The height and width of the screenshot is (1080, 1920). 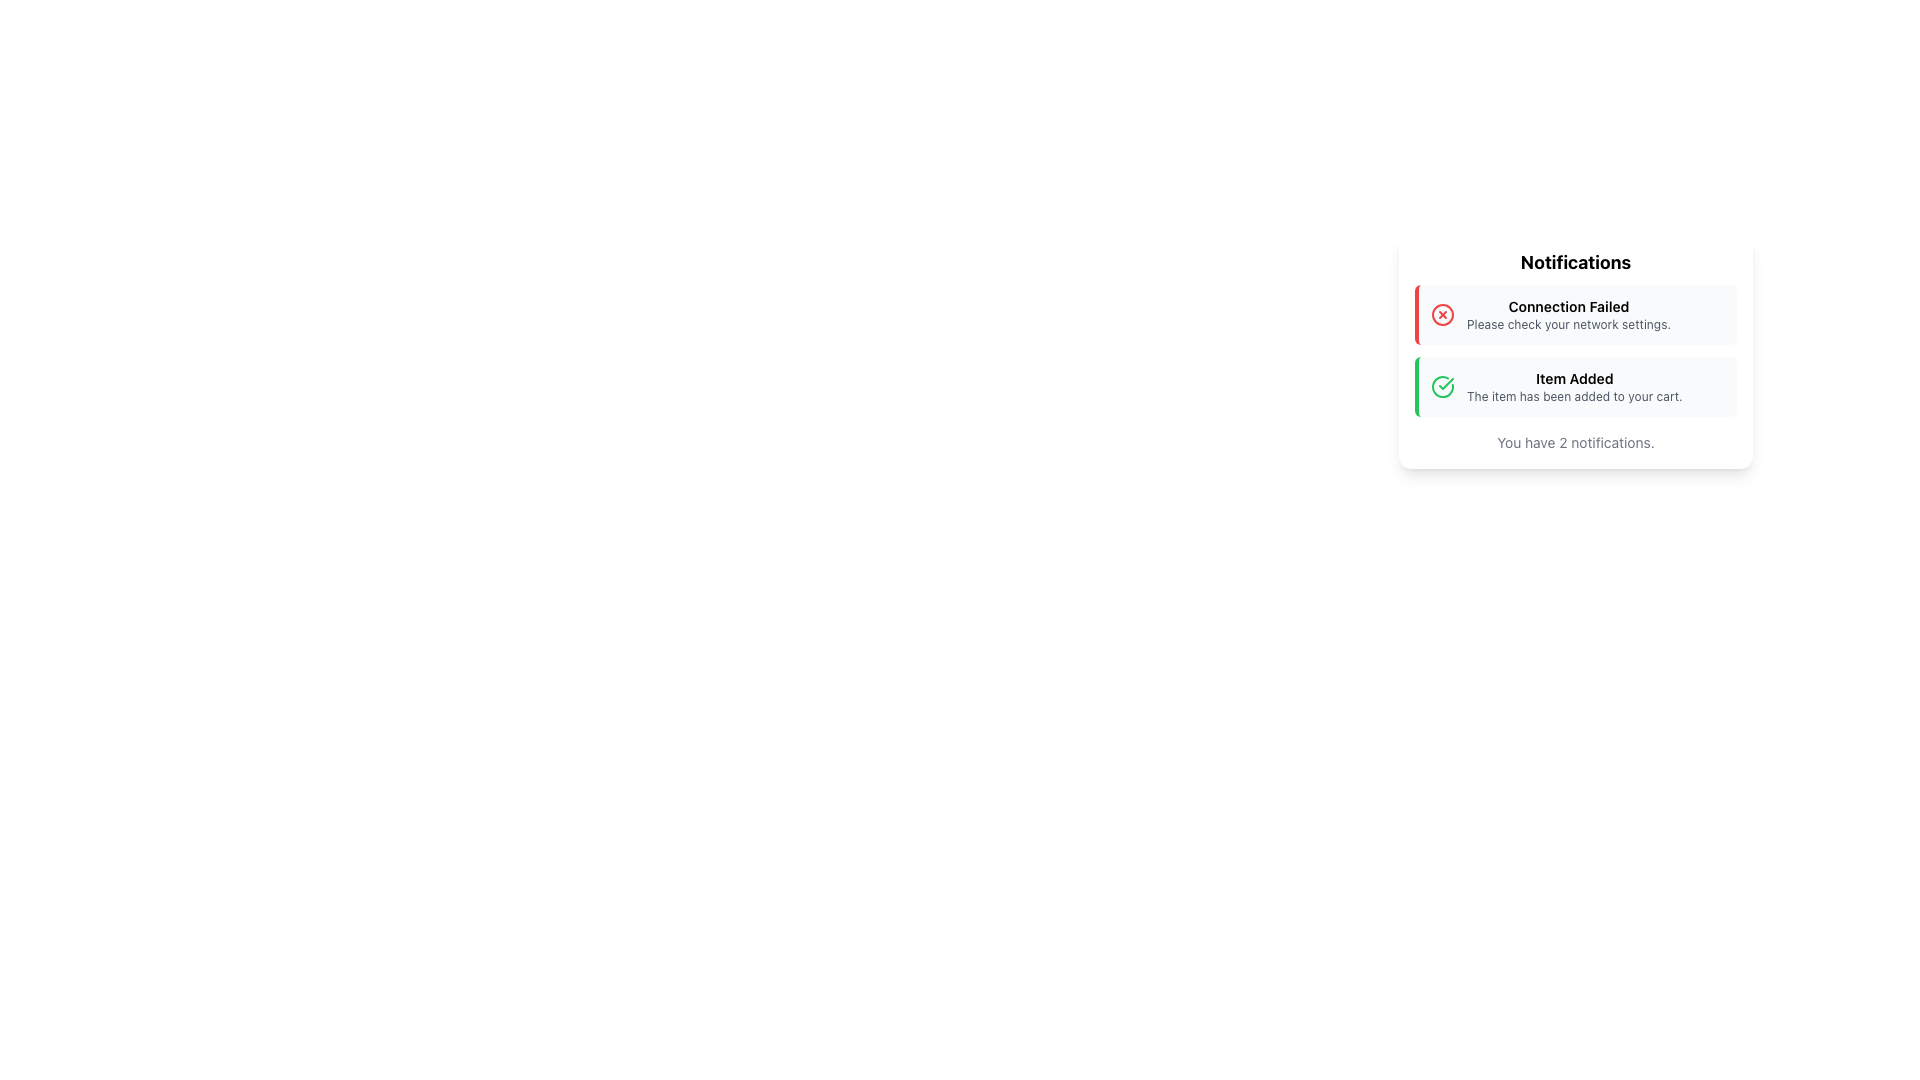 What do you see at coordinates (1574, 315) in the screenshot?
I see `the Notification Banner displaying 'Connection Failed' with the description 'Please check your network settings.'` at bounding box center [1574, 315].